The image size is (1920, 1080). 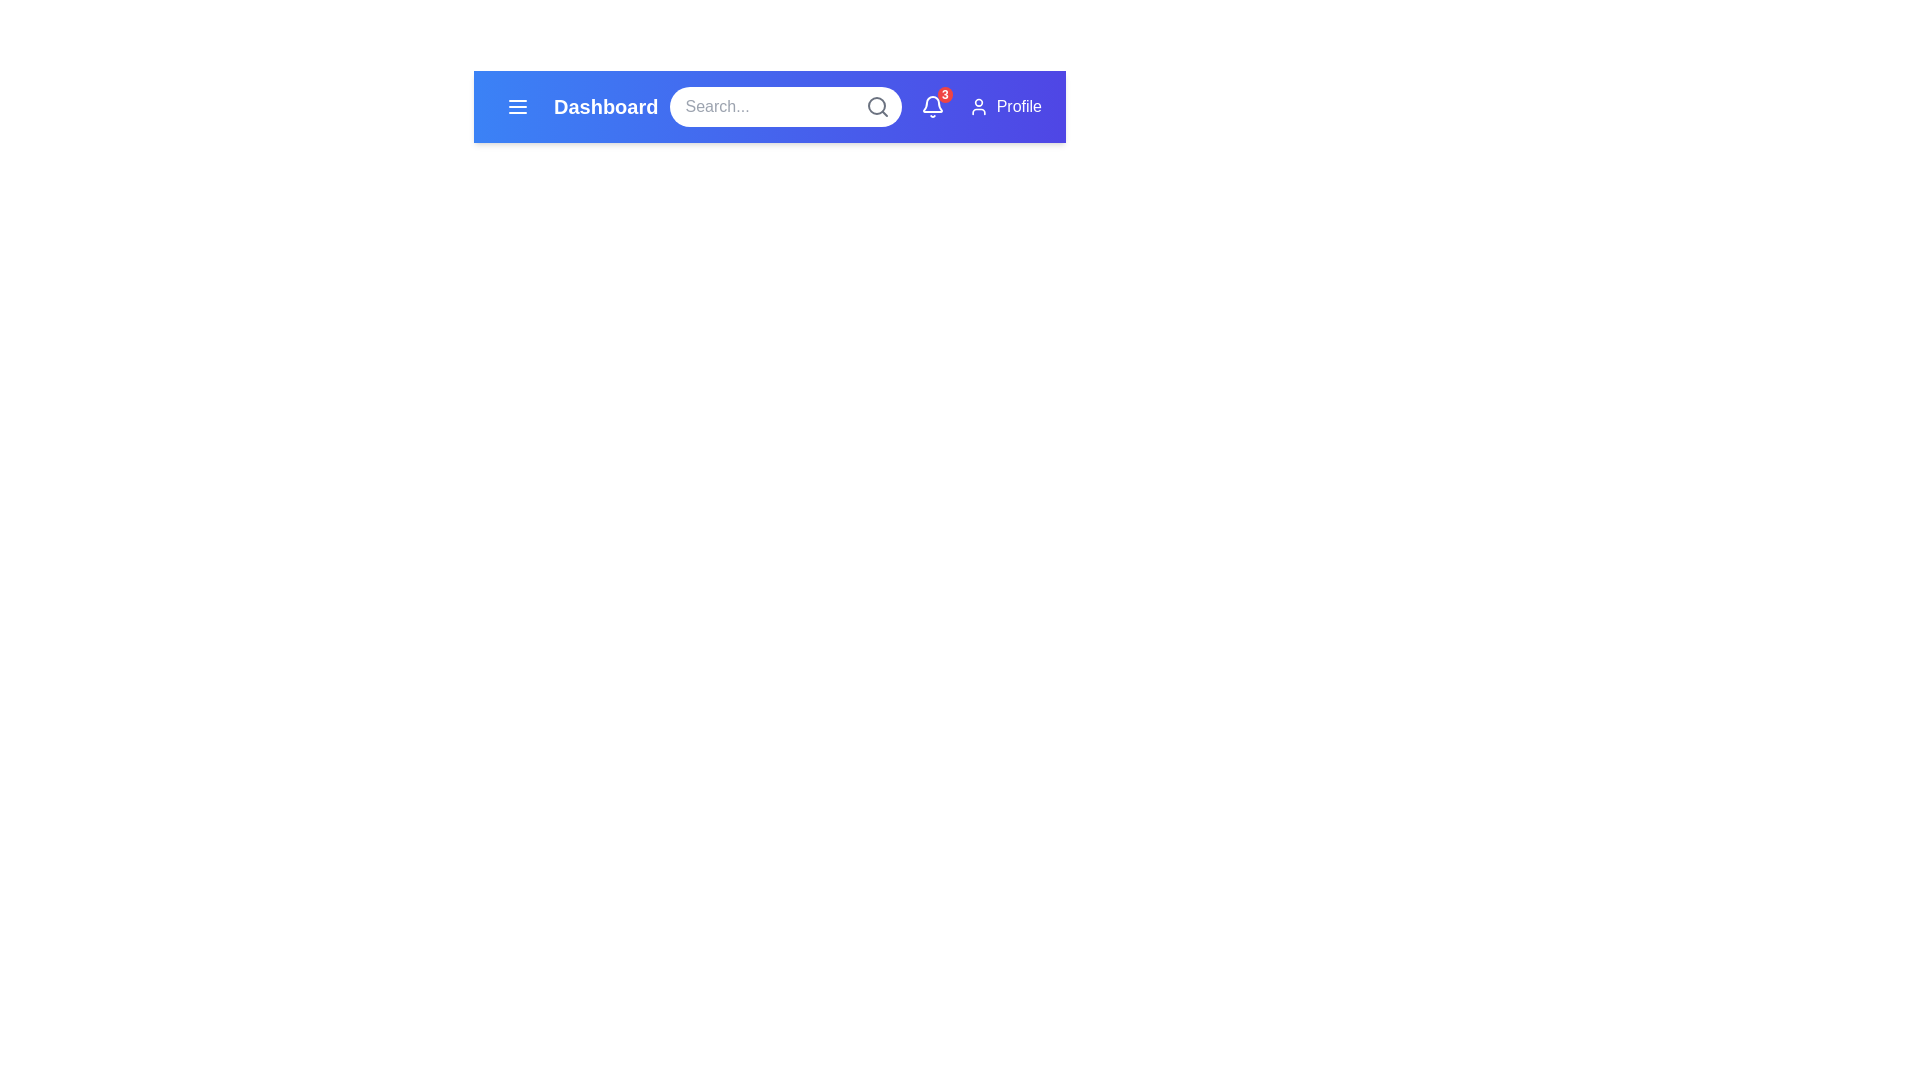 What do you see at coordinates (518, 107) in the screenshot?
I see `the menu toggle button located in the upper-left area of the viewport, positioned before the 'Dashboard' label` at bounding box center [518, 107].